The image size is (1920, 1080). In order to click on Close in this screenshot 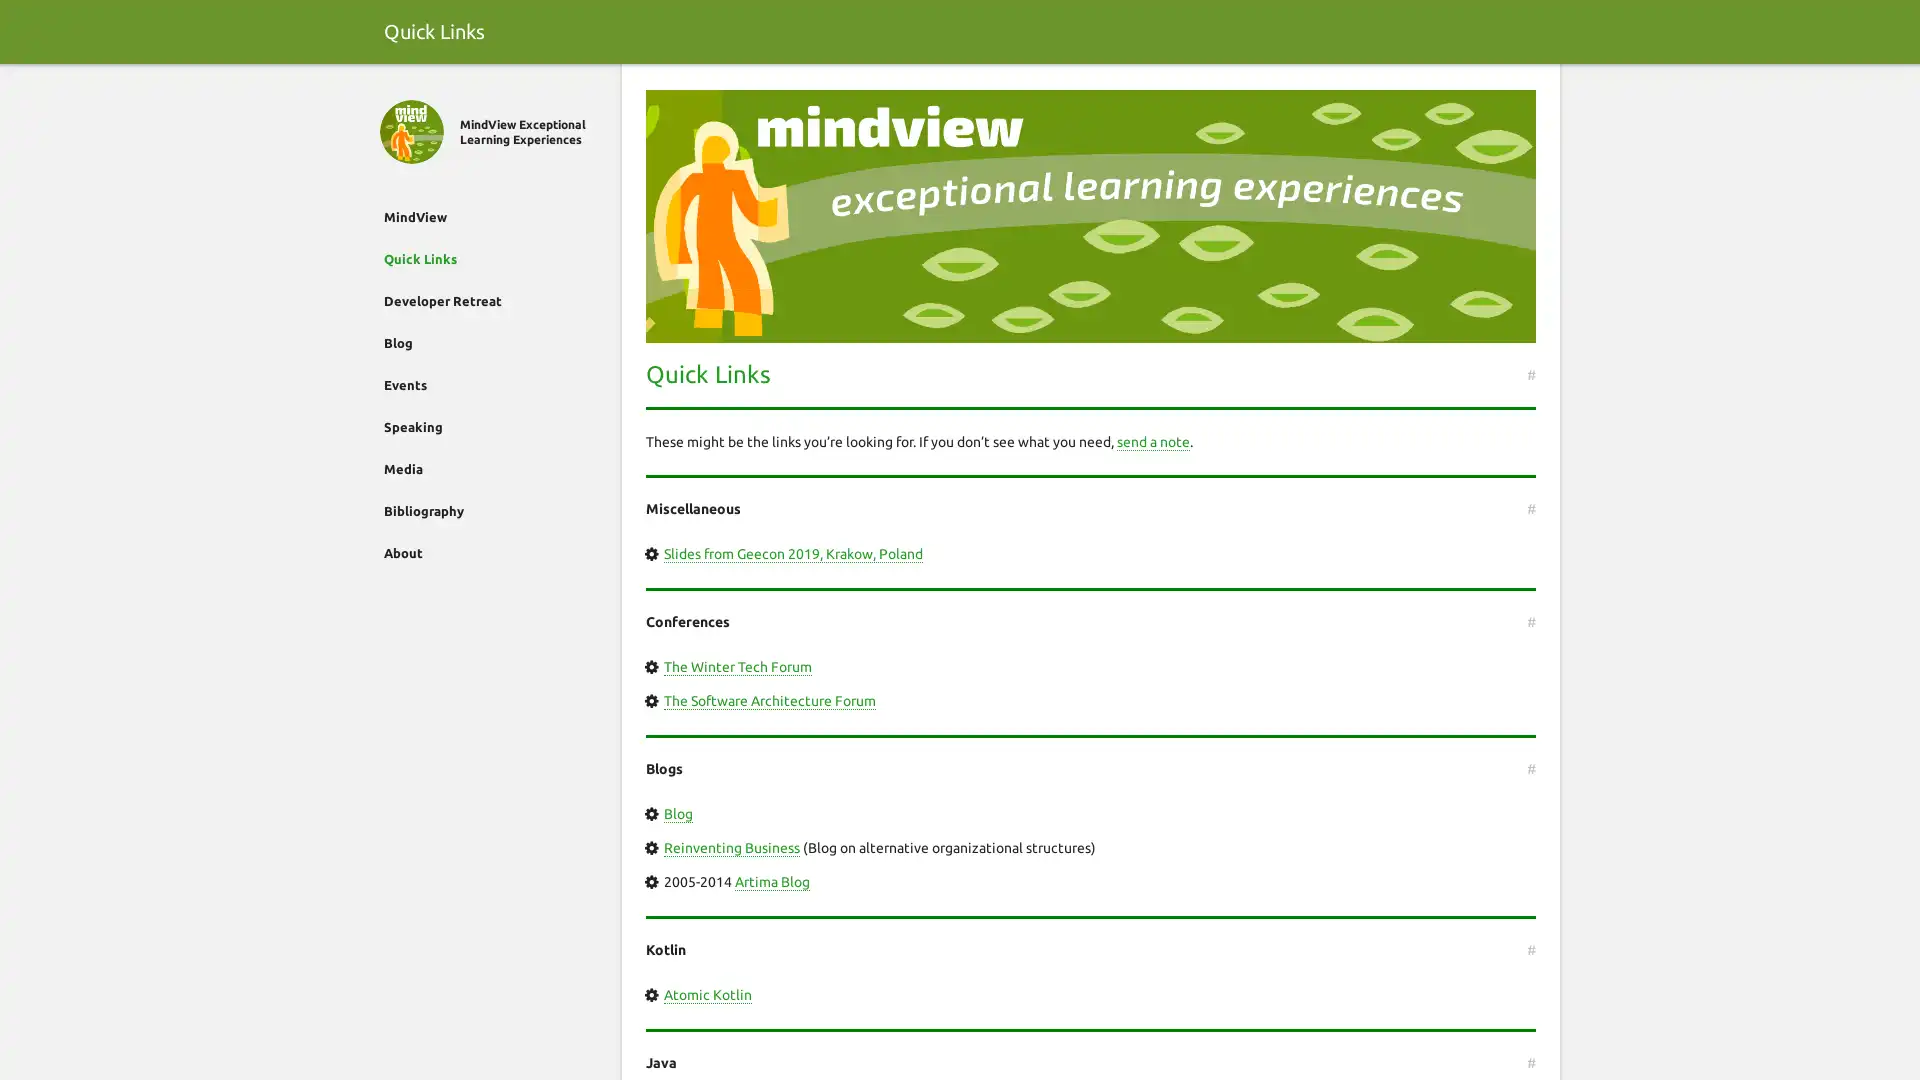, I will do `click(392, 87)`.